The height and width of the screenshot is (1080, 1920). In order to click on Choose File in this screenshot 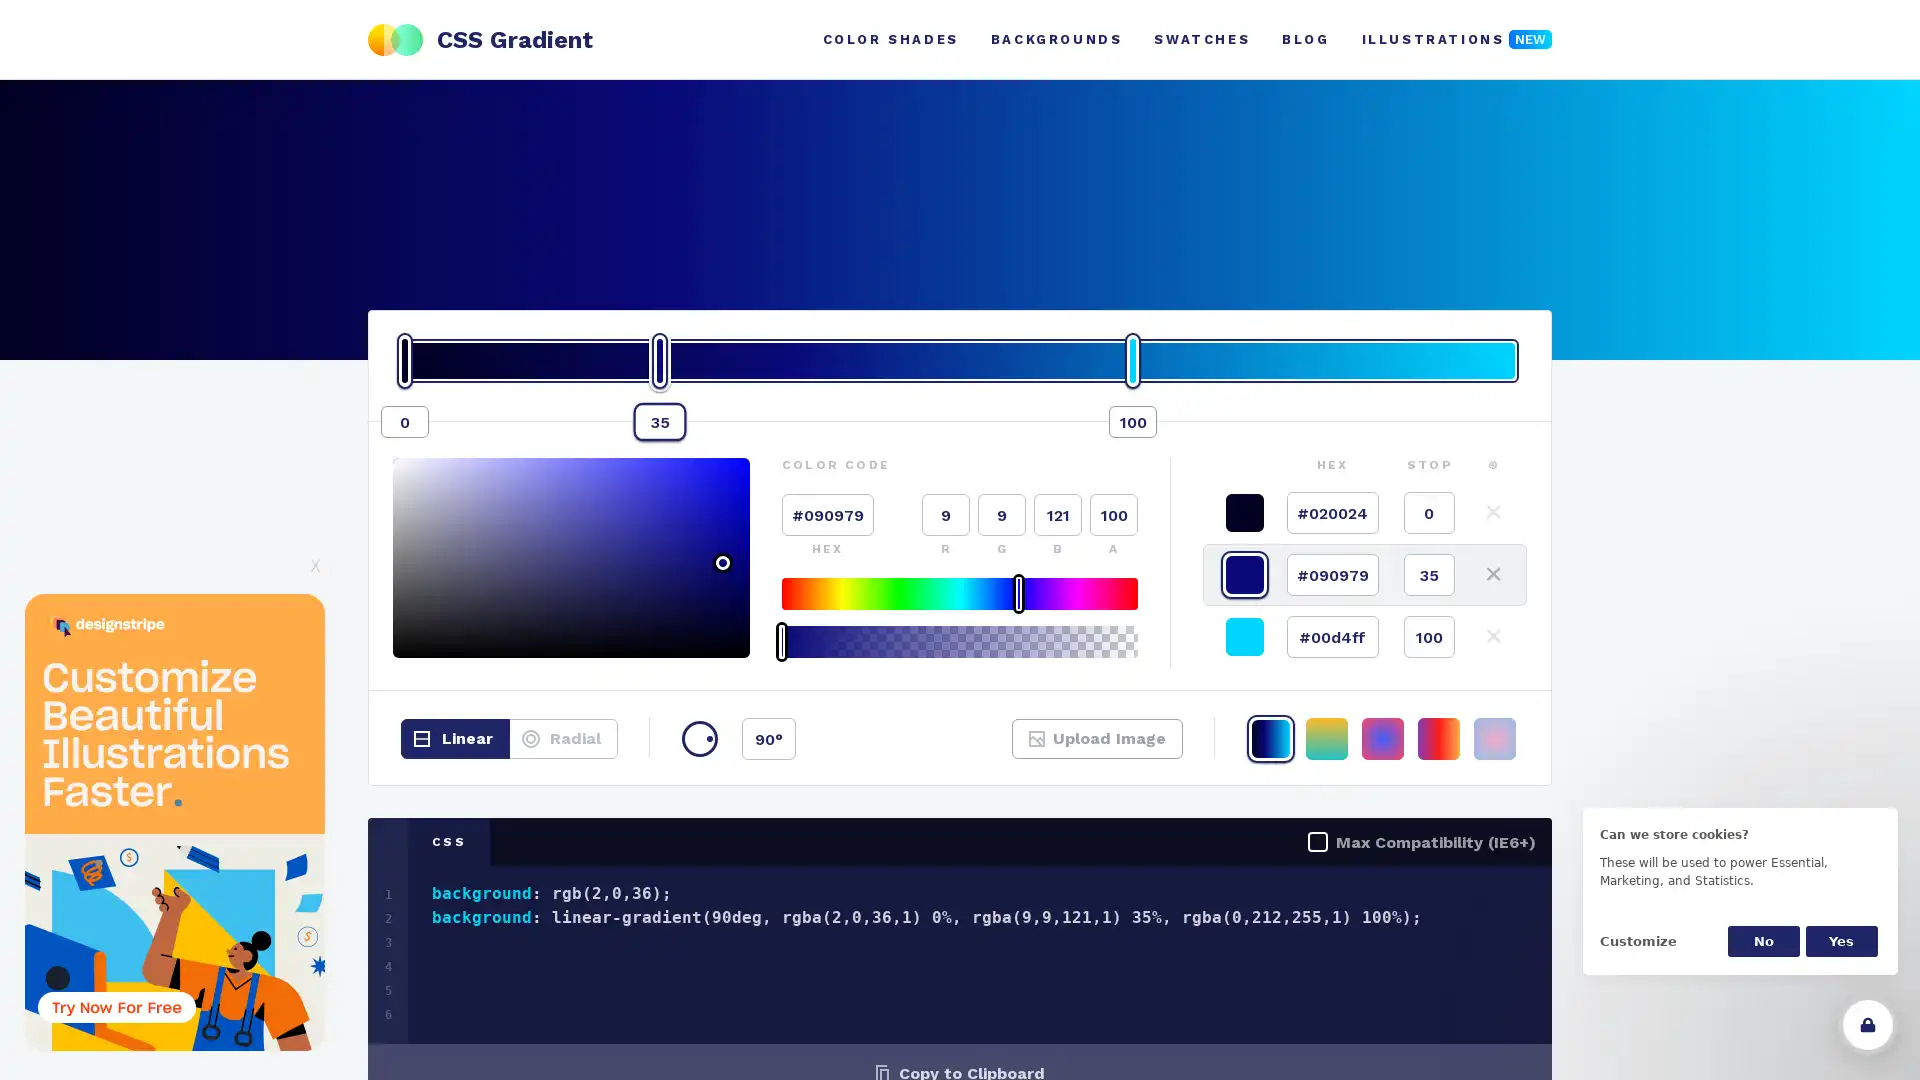, I will do `click(1064, 750)`.